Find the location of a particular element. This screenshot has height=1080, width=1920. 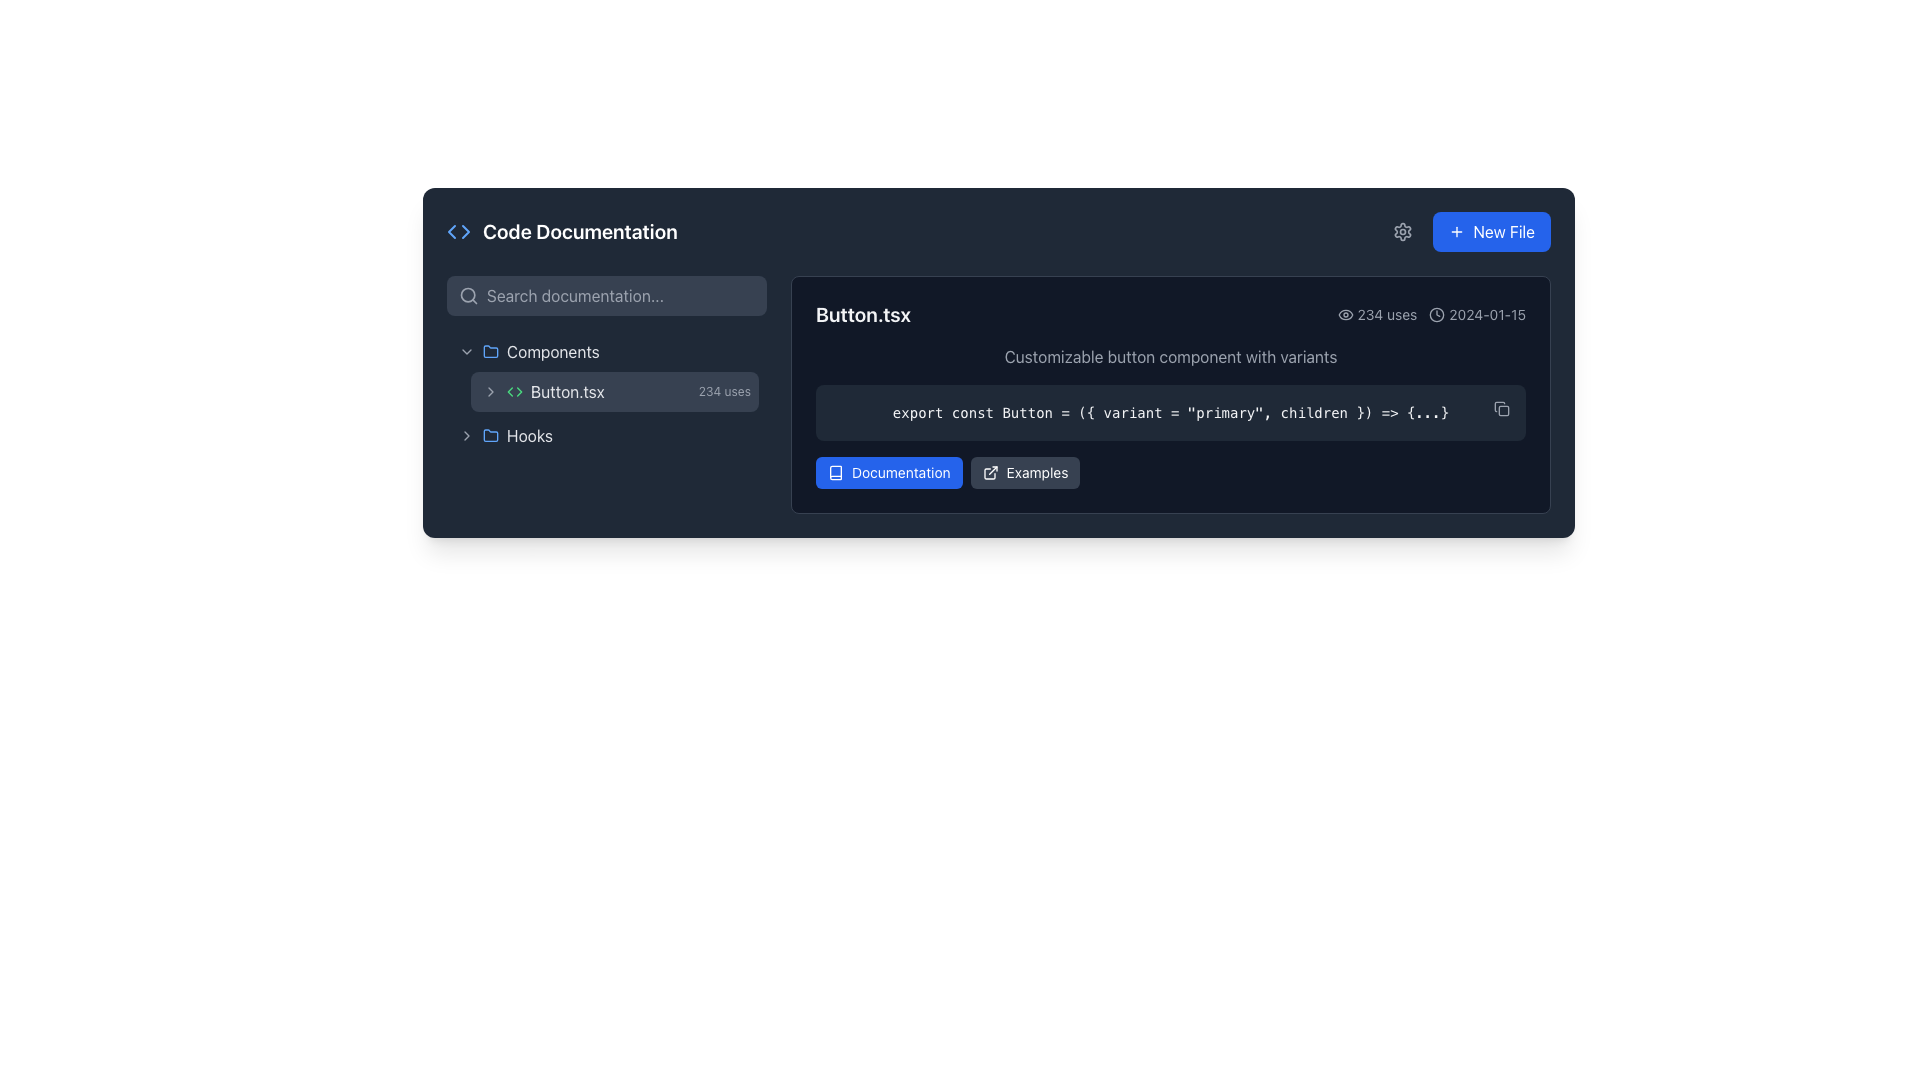

the gear-shaped icon button located to the left of the 'New File' button is located at coordinates (1402, 230).